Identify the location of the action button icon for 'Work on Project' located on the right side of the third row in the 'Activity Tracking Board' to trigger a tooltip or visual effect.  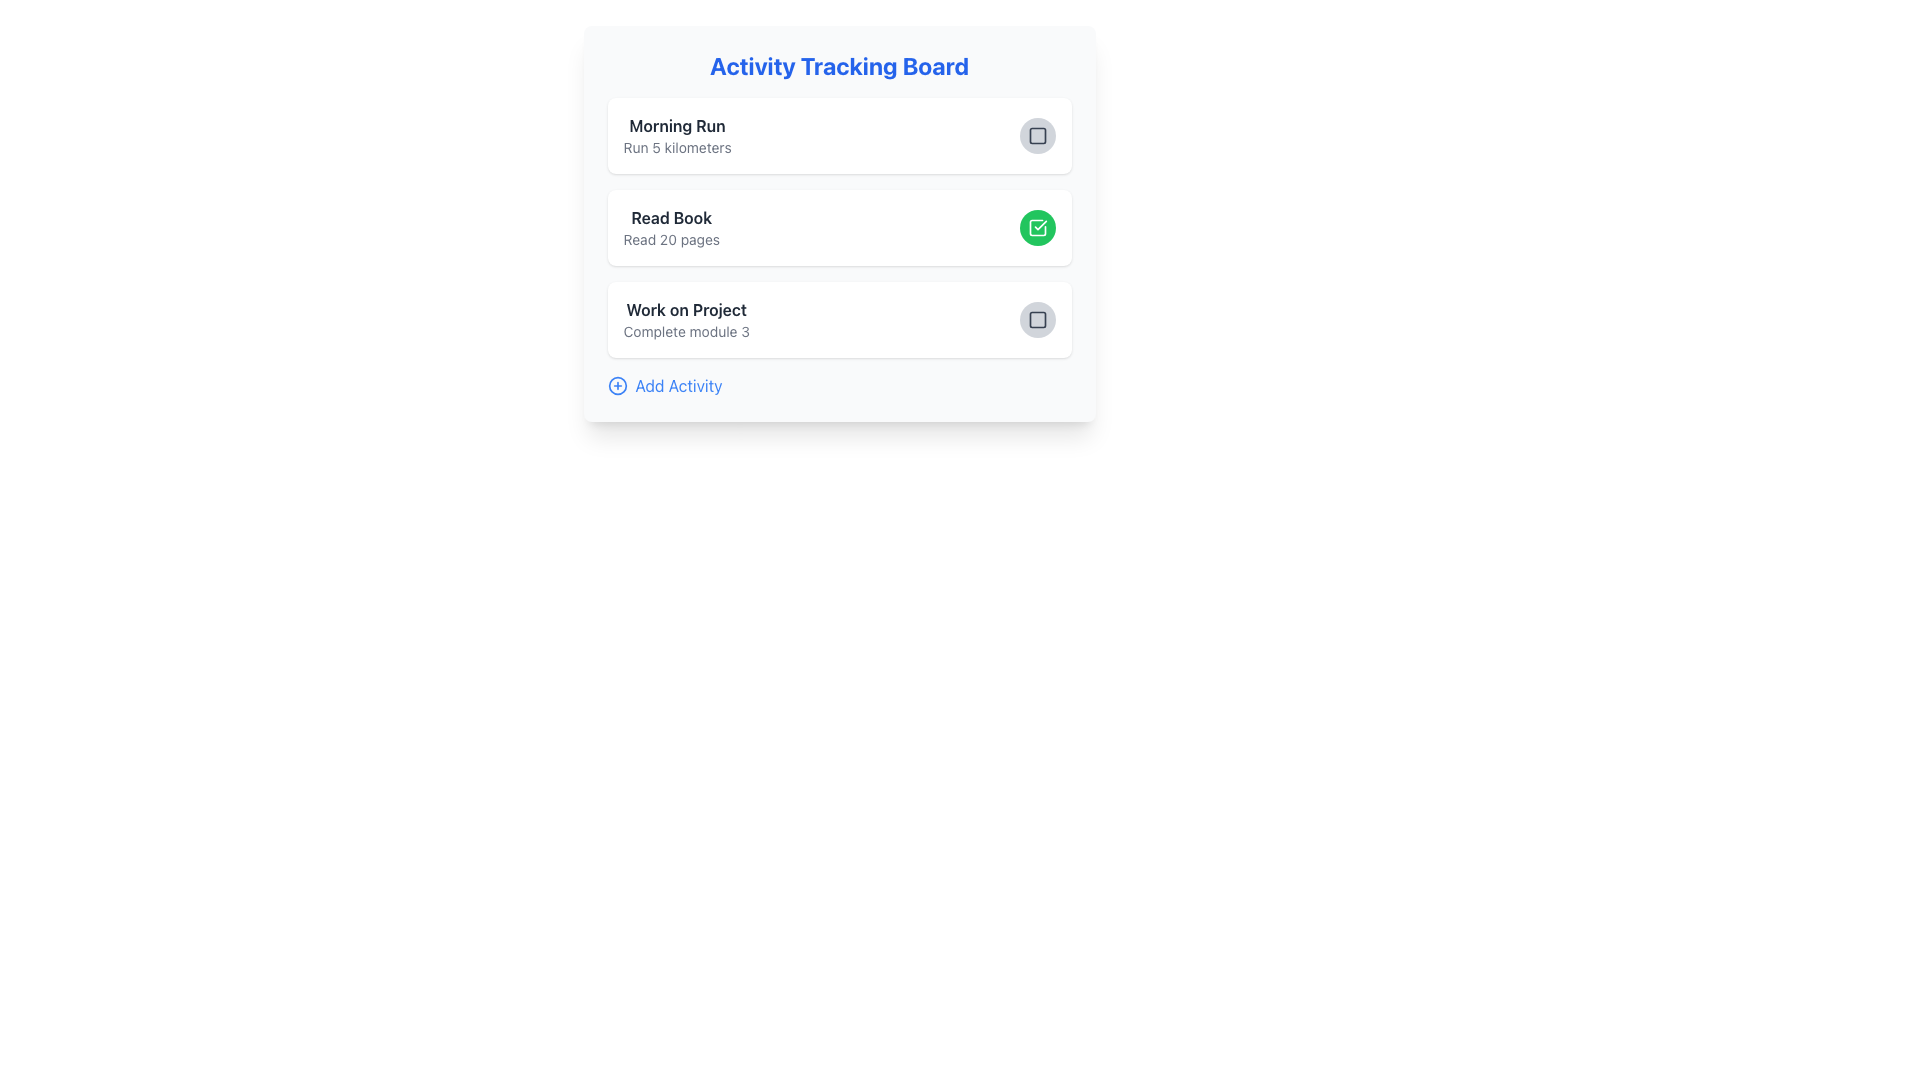
(1037, 319).